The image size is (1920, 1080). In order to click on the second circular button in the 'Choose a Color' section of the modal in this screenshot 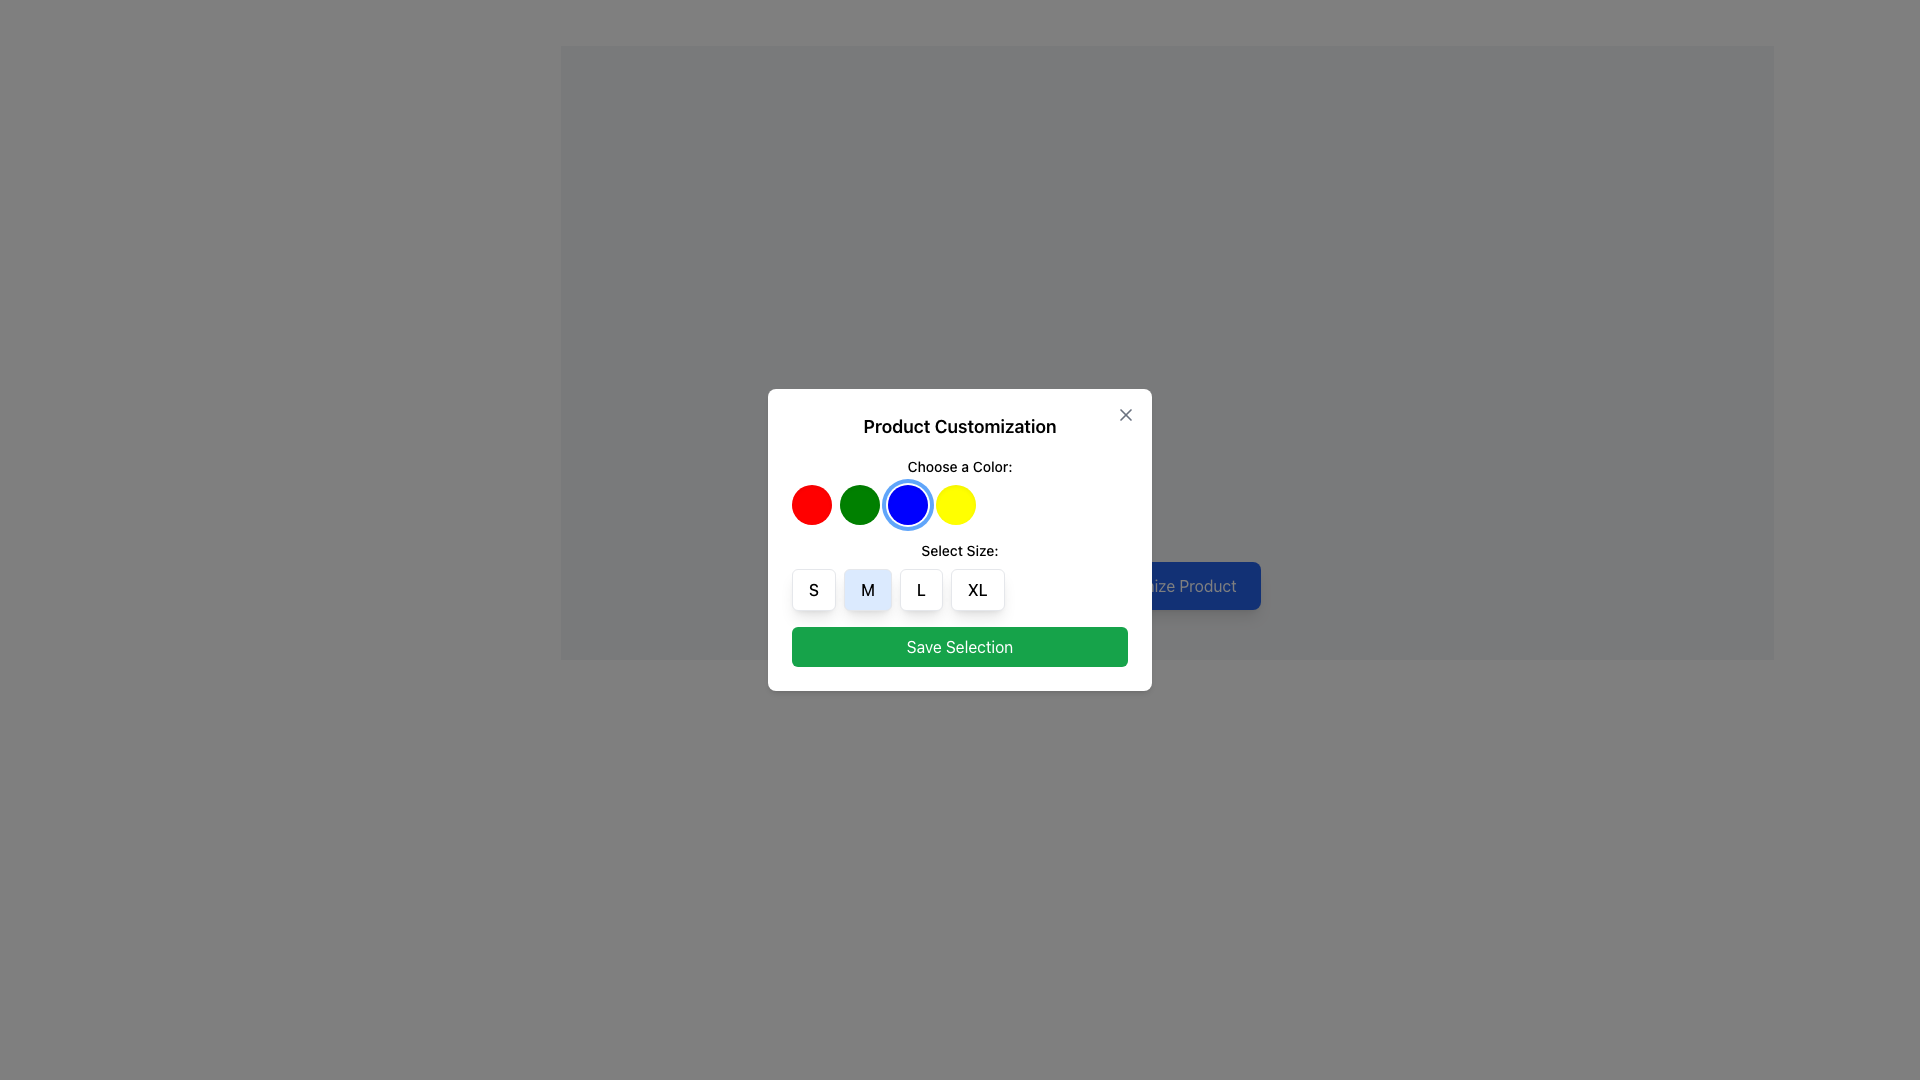, I will do `click(859, 504)`.